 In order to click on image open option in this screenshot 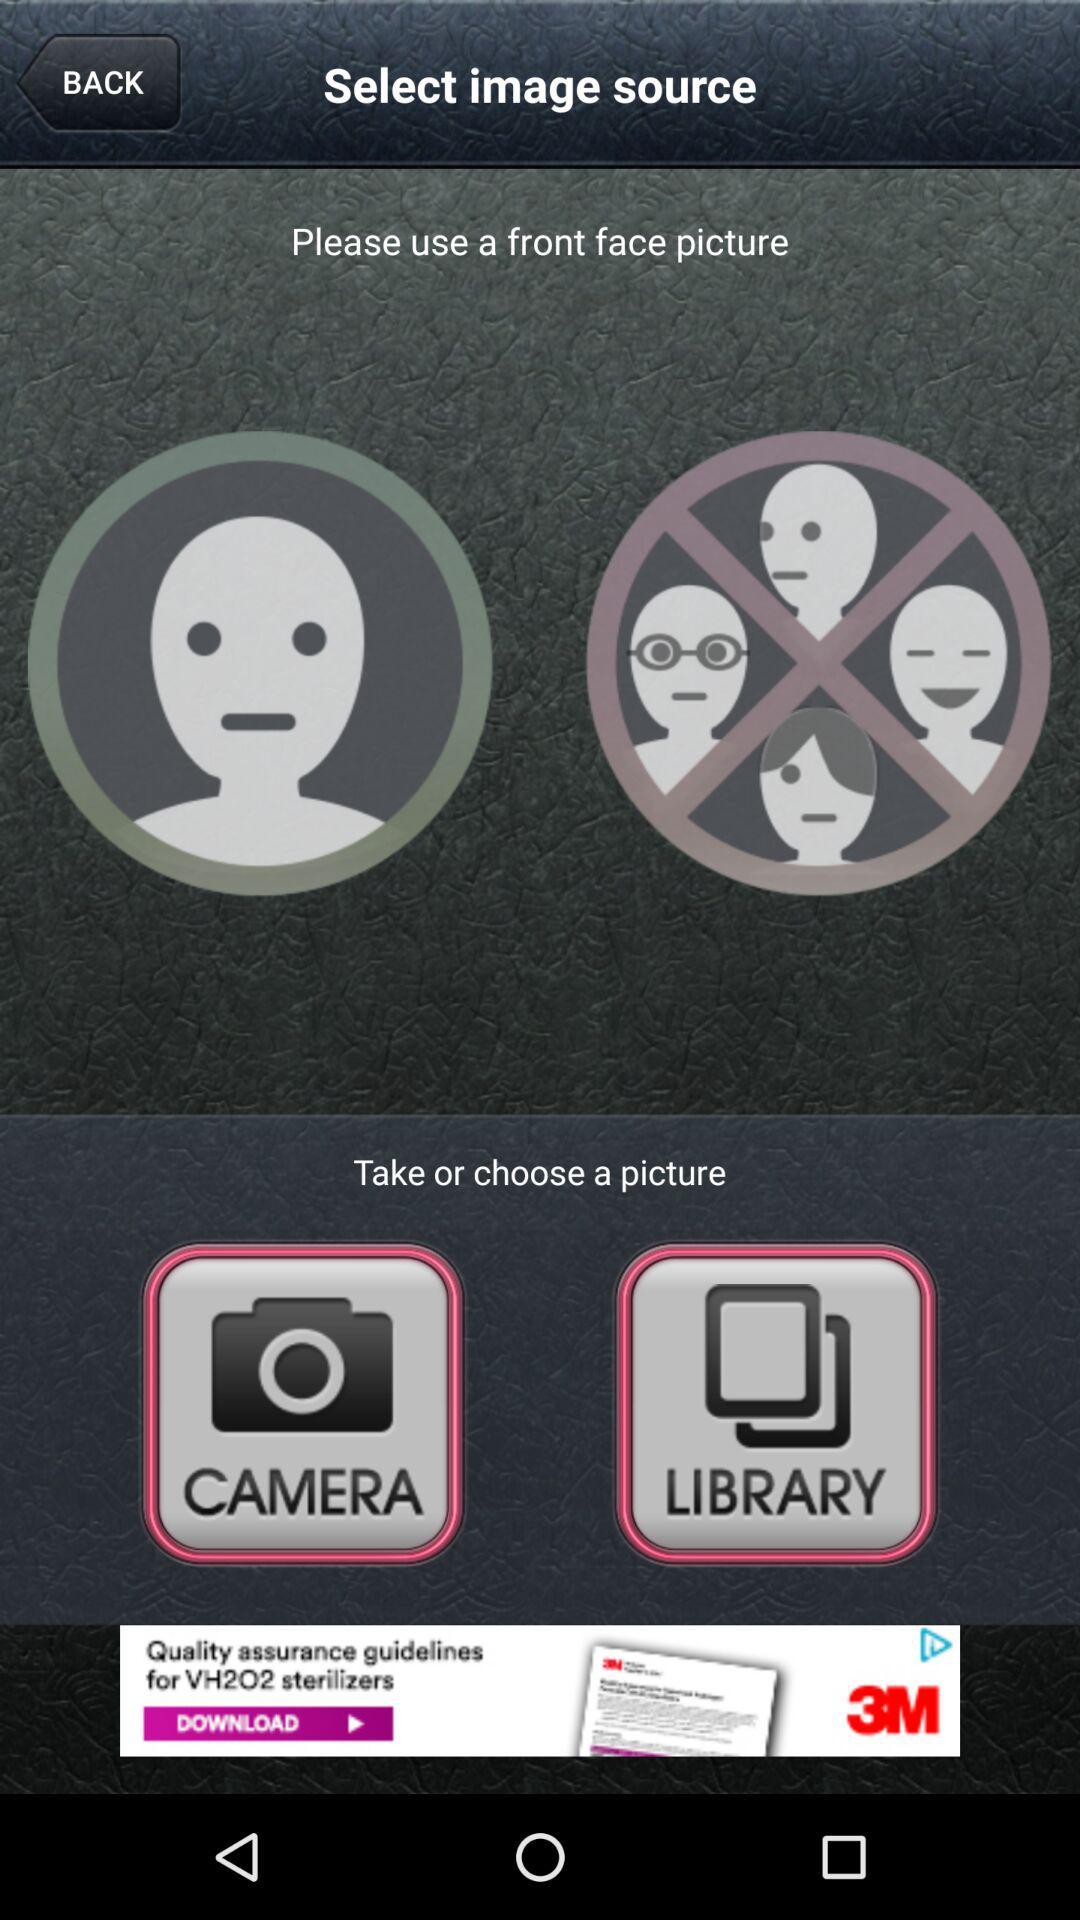, I will do `click(775, 1401)`.